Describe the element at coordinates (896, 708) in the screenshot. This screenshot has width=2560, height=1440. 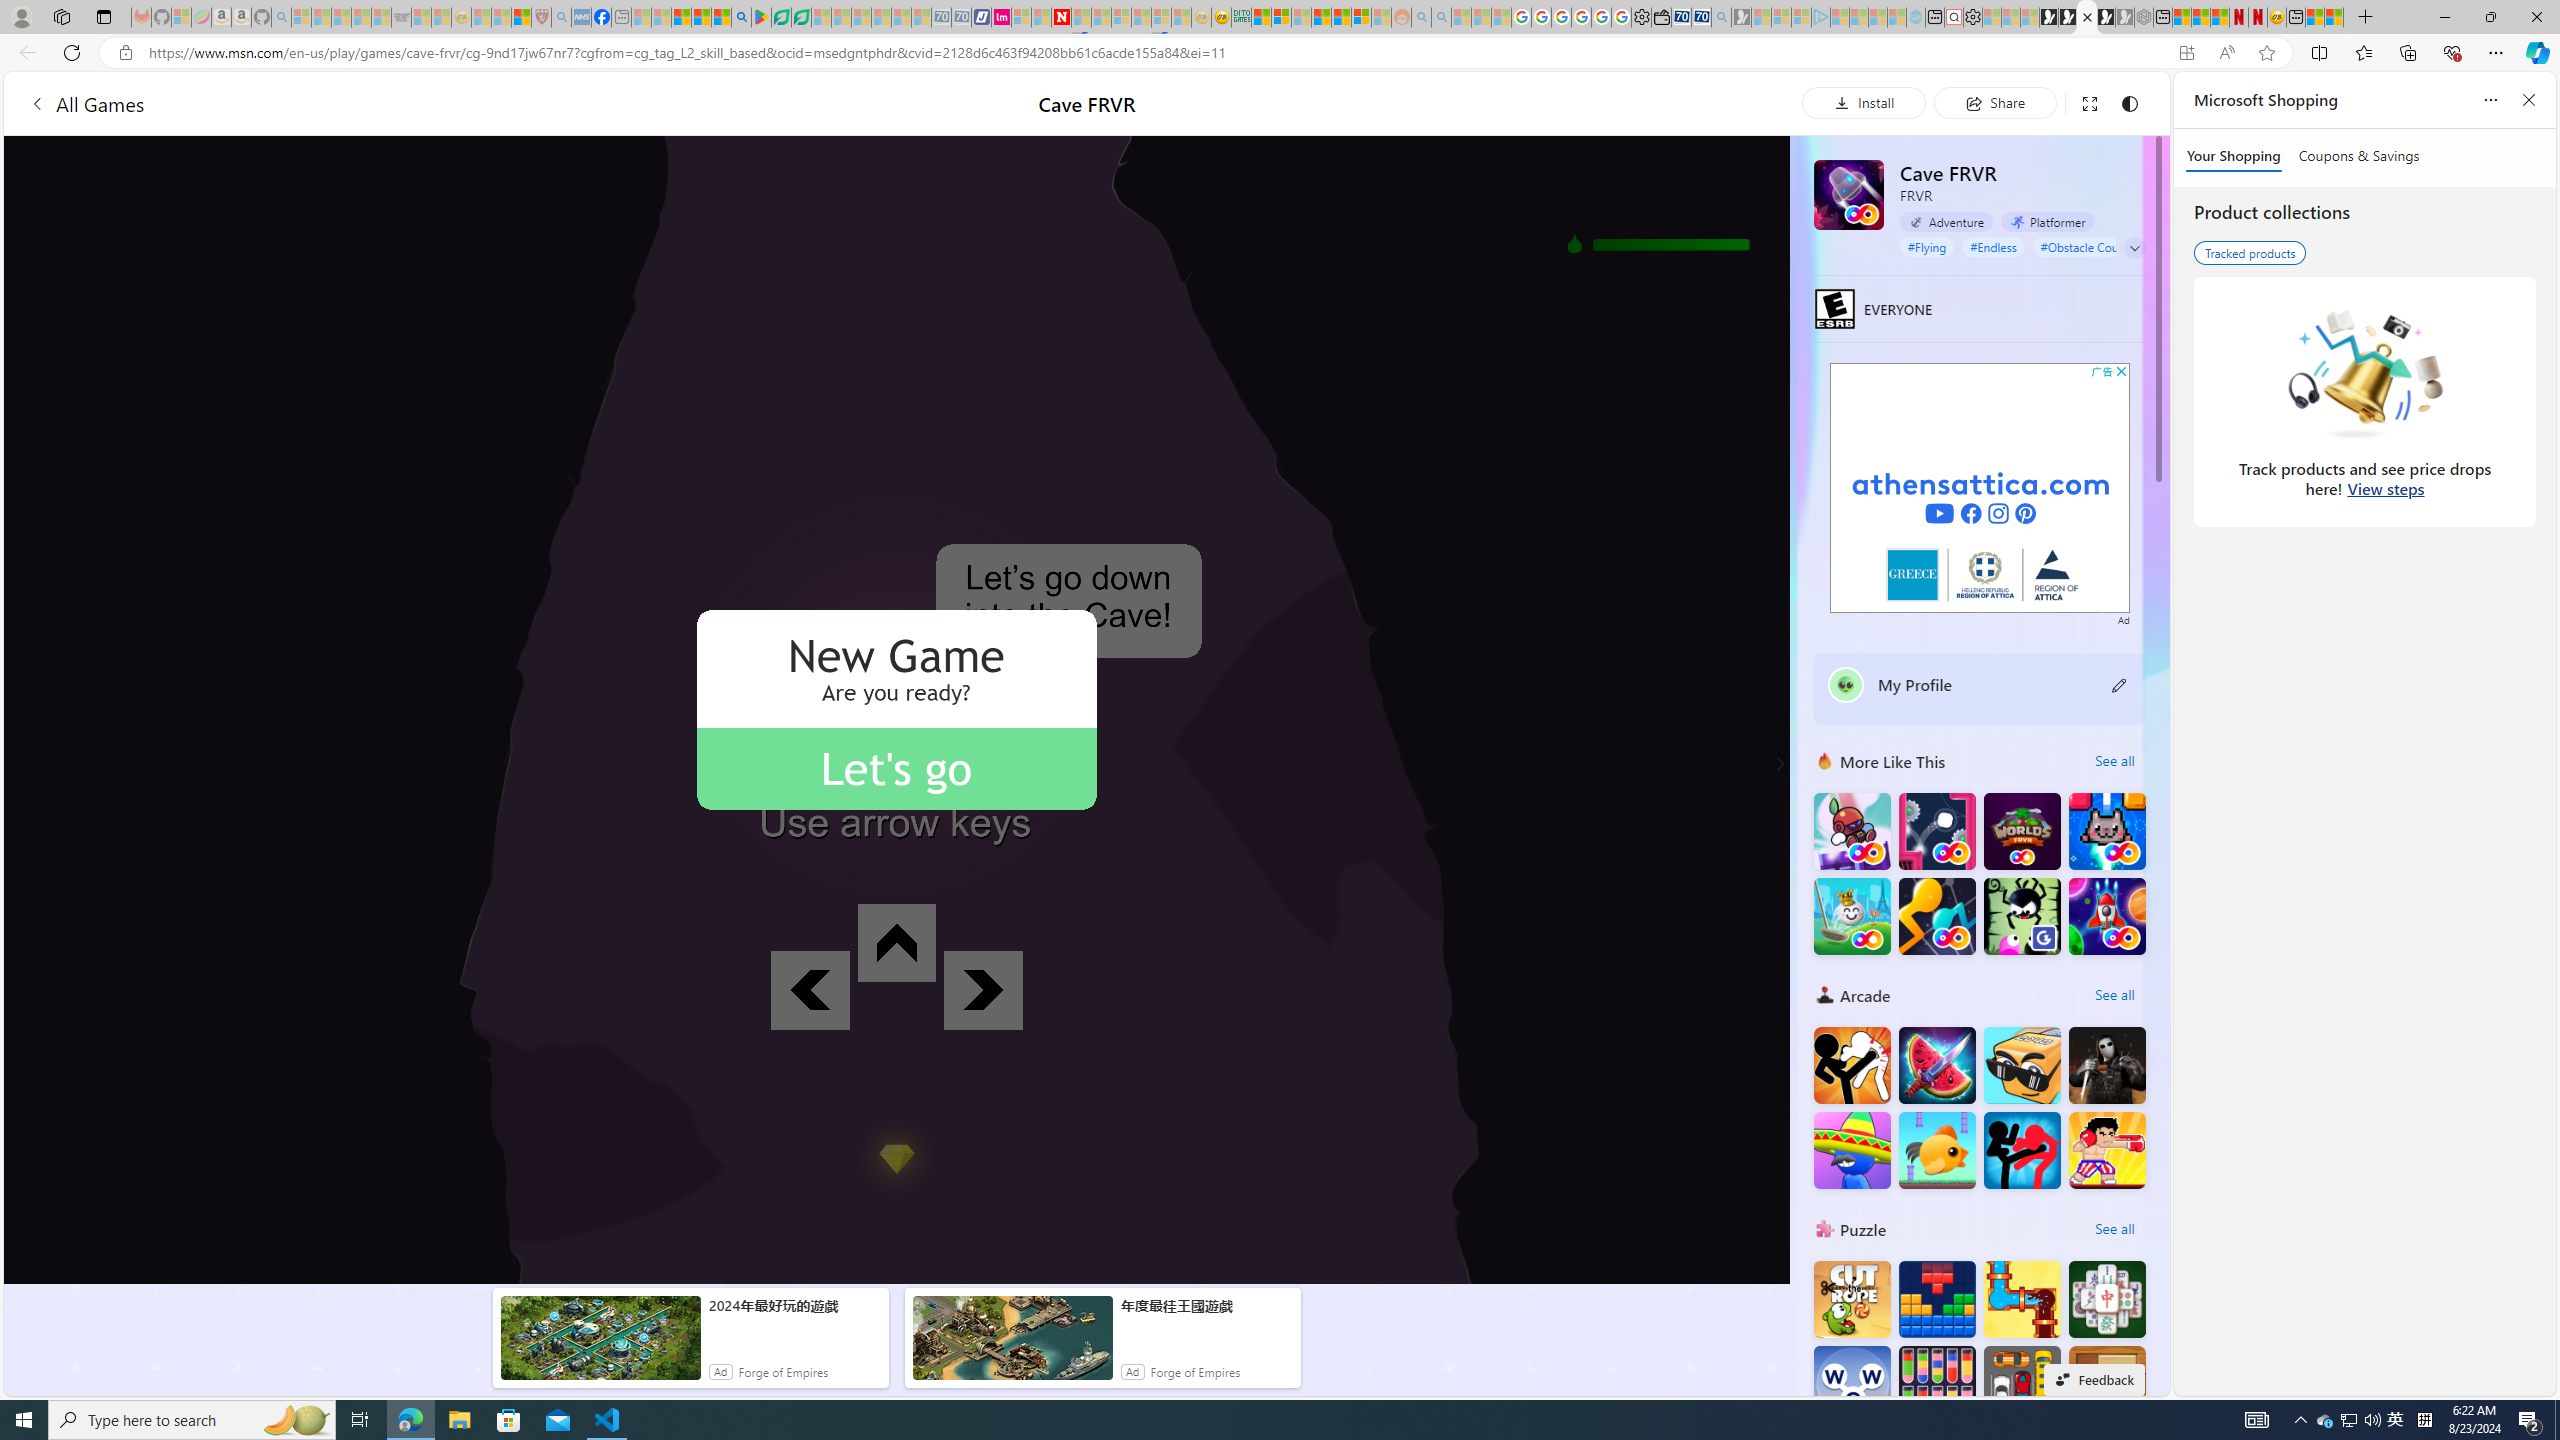
I see `'AutomationID: gameCanvas'` at that location.